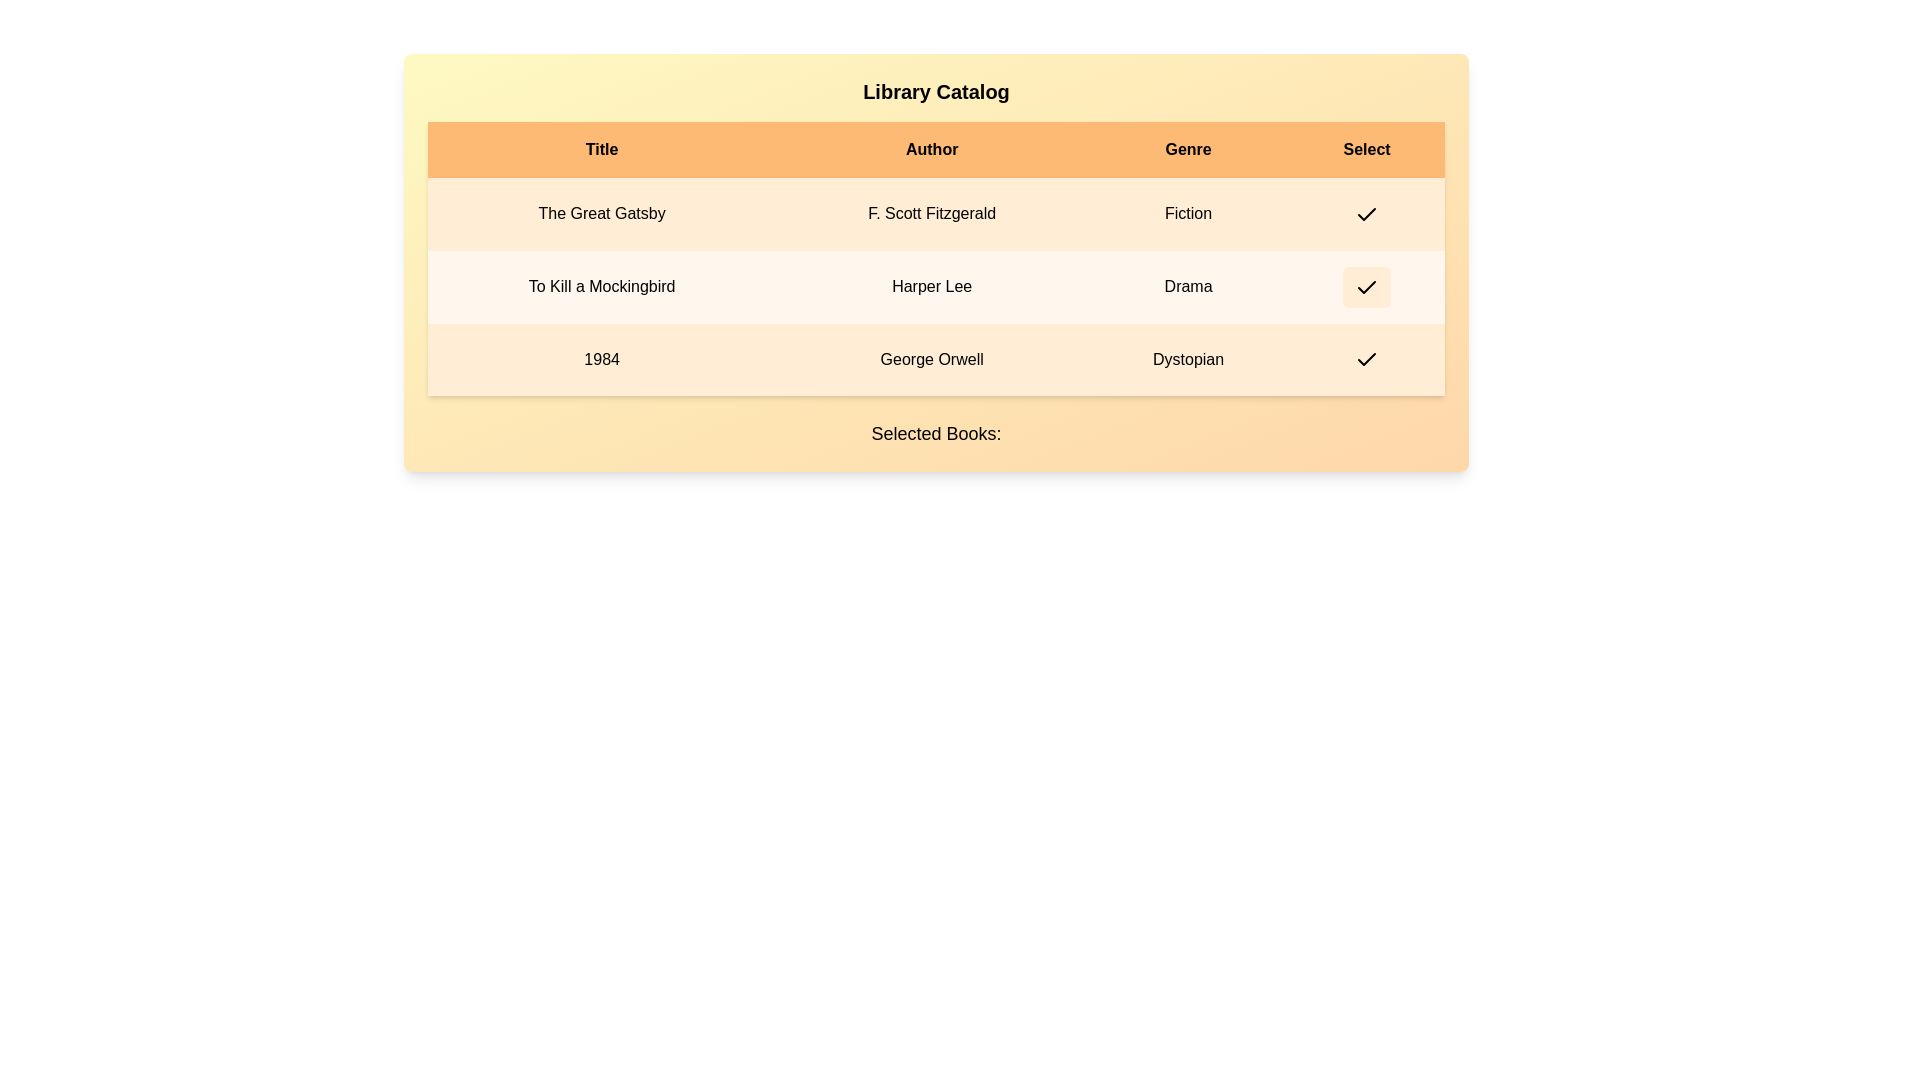  I want to click on the prominently styled text label that reads 'Library Catalog', located at the top of the gradient-colored card, so click(935, 92).